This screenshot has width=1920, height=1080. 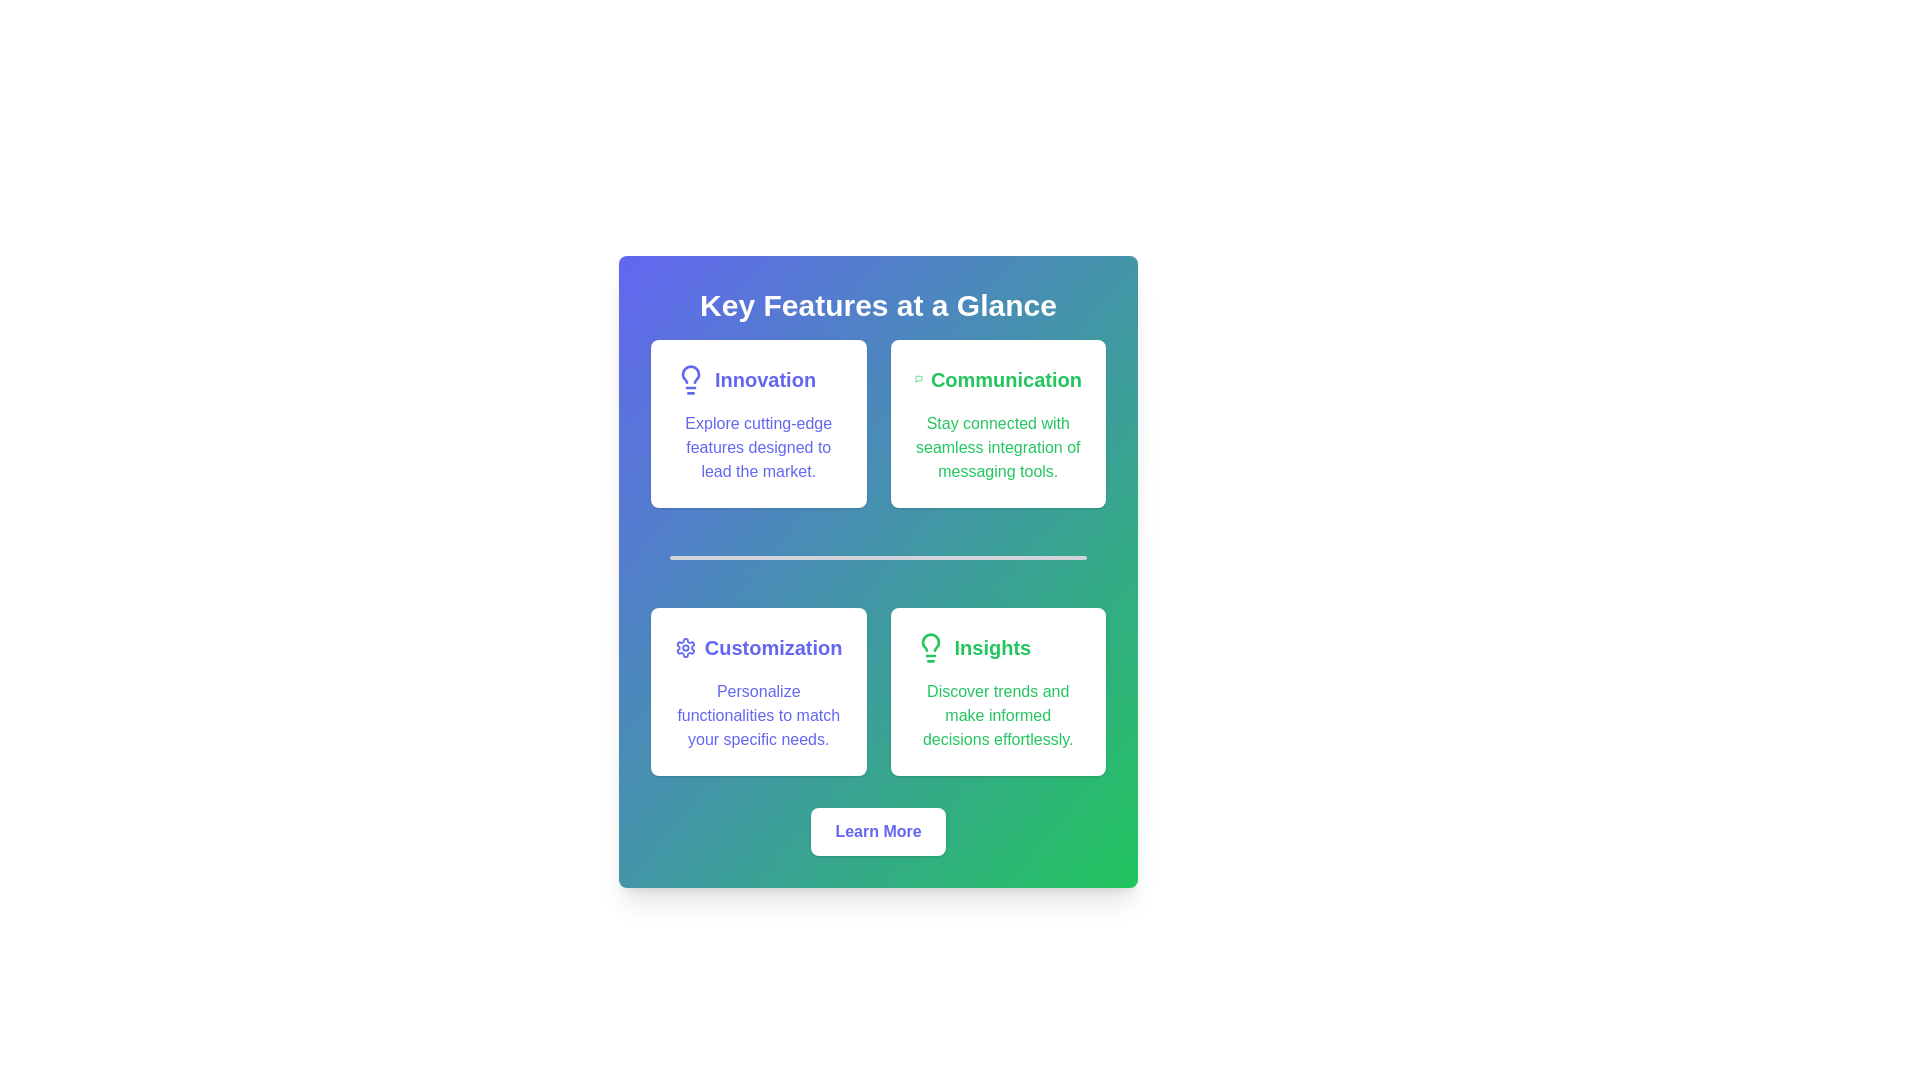 What do you see at coordinates (757, 715) in the screenshot?
I see `the text paragraph stating 'Personalize functionalities to match your specific needs.' which is styled in purple and located in the bottom-left quadrant of the 'Customization' card` at bounding box center [757, 715].